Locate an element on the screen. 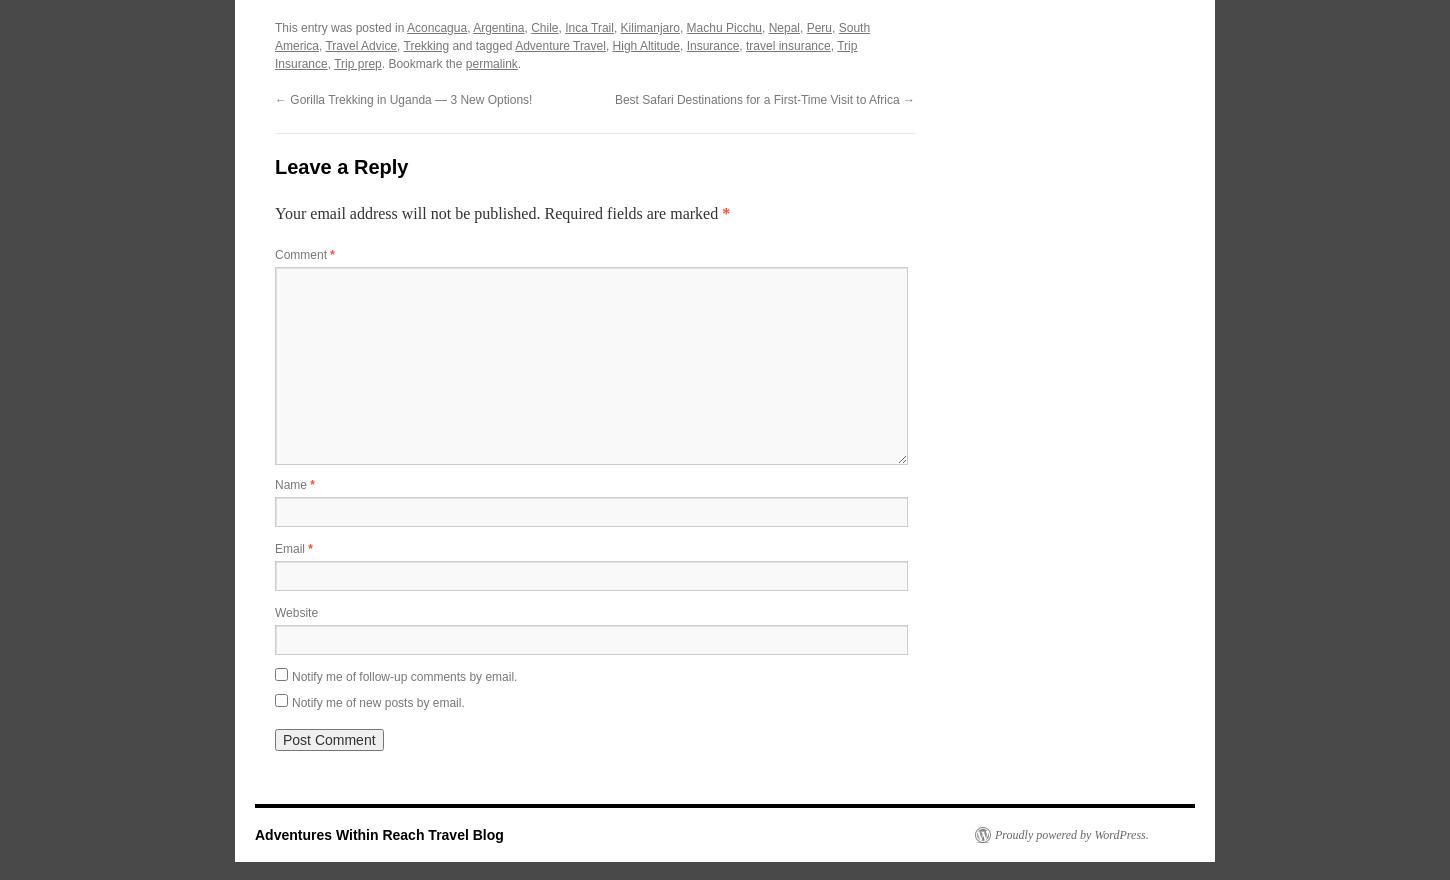 This screenshot has width=1450, height=880. 'Notify me of new posts by email.' is located at coordinates (377, 701).